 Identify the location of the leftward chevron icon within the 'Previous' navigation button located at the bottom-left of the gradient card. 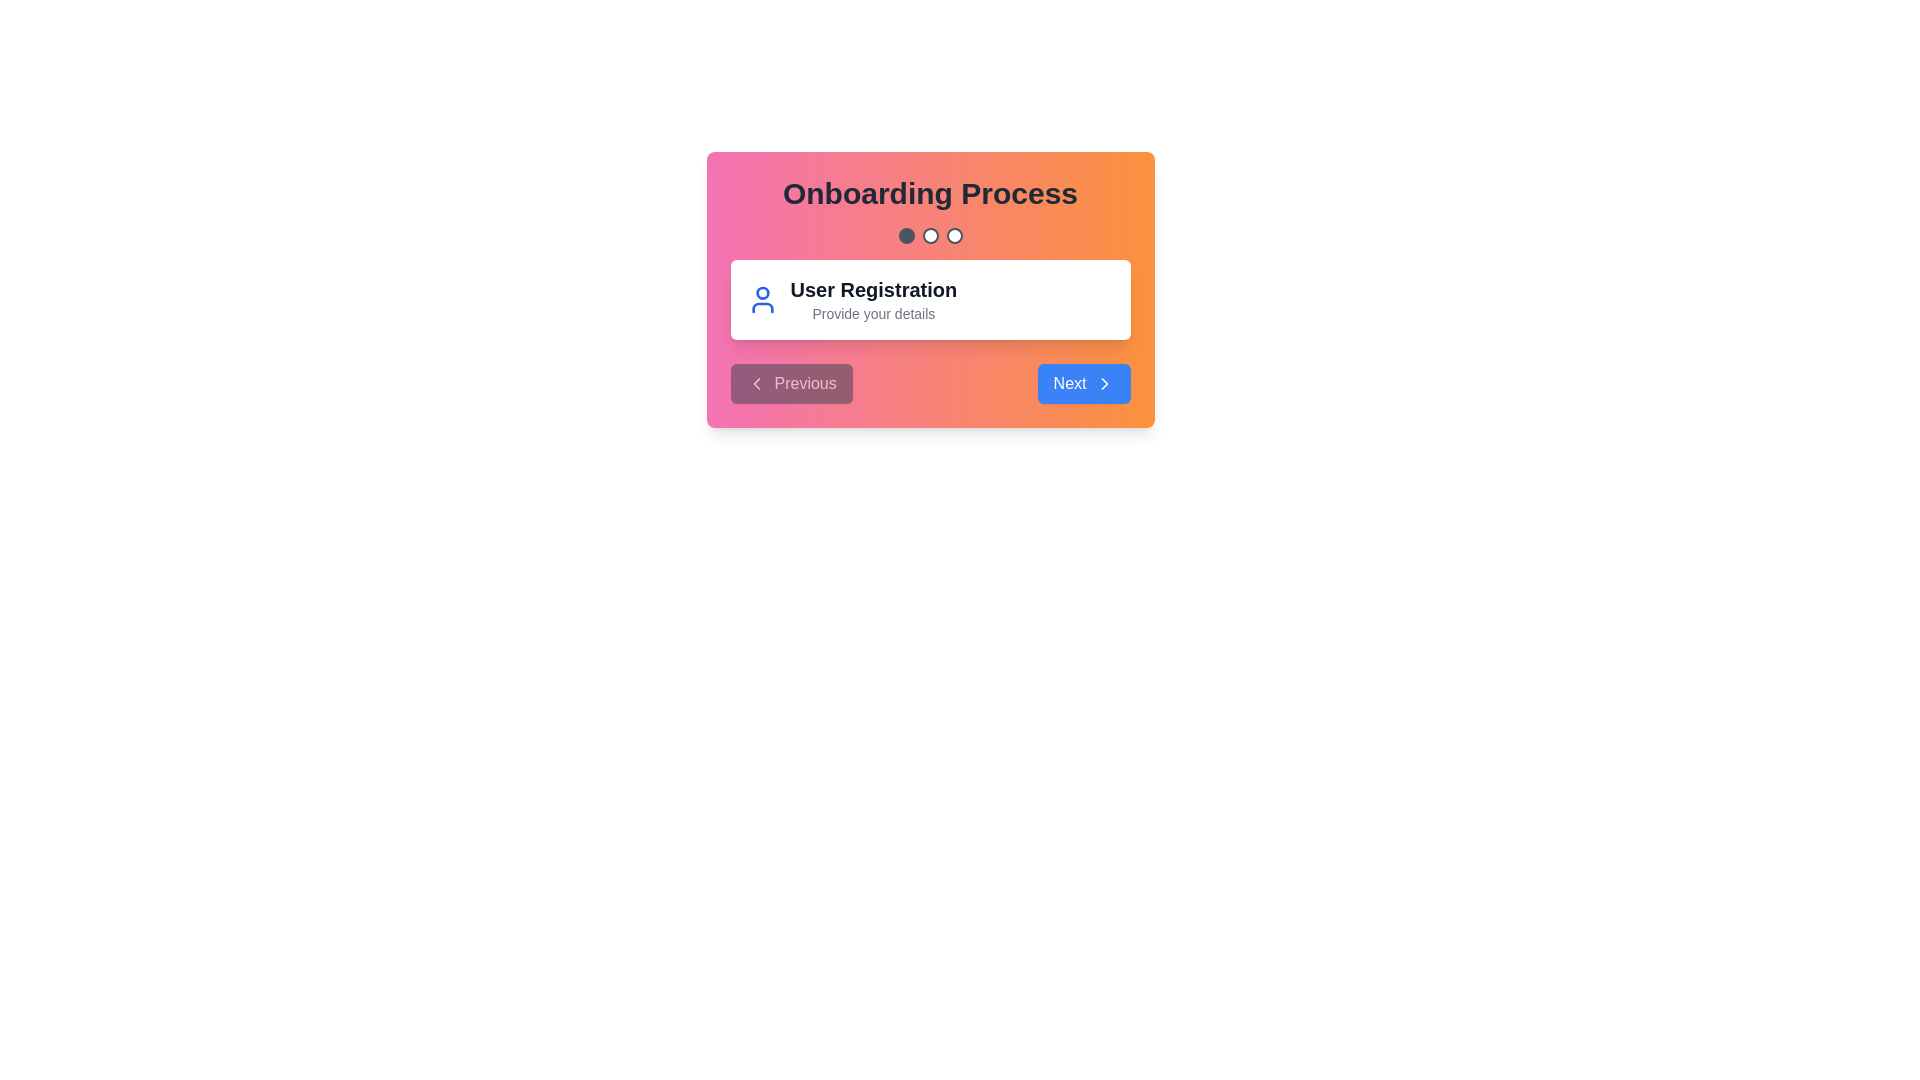
(755, 384).